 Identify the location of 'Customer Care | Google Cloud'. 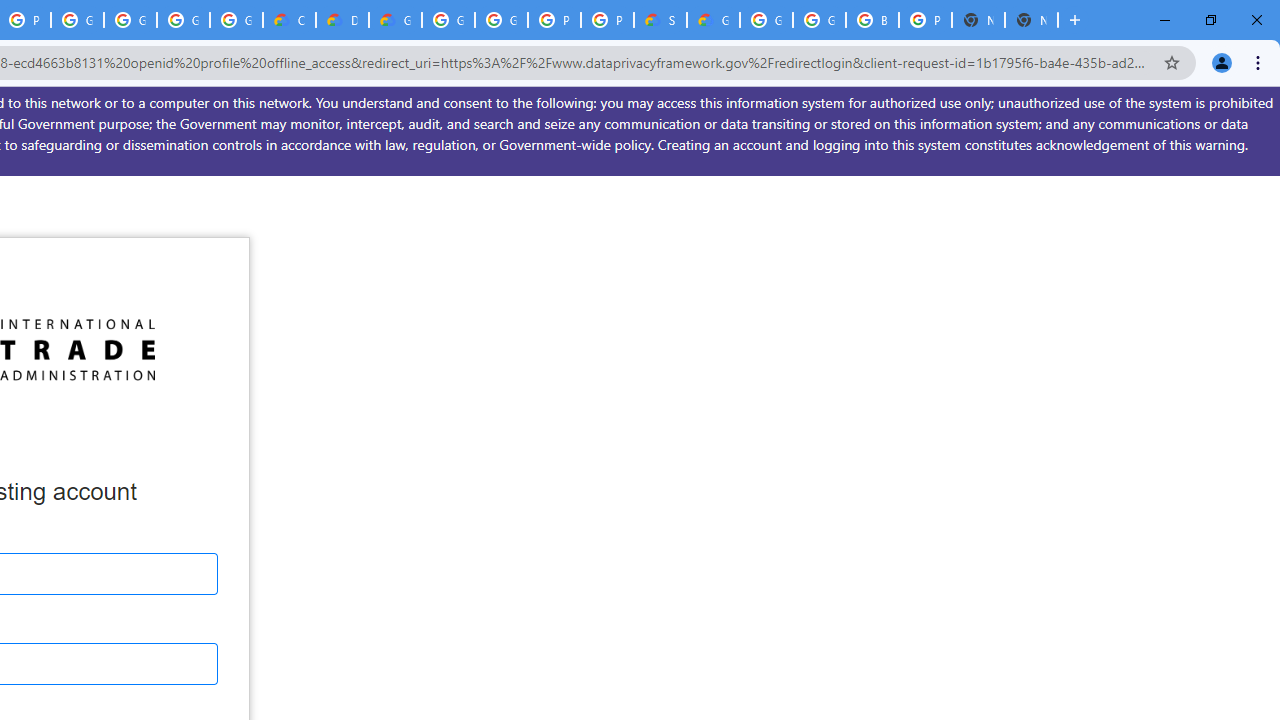
(288, 20).